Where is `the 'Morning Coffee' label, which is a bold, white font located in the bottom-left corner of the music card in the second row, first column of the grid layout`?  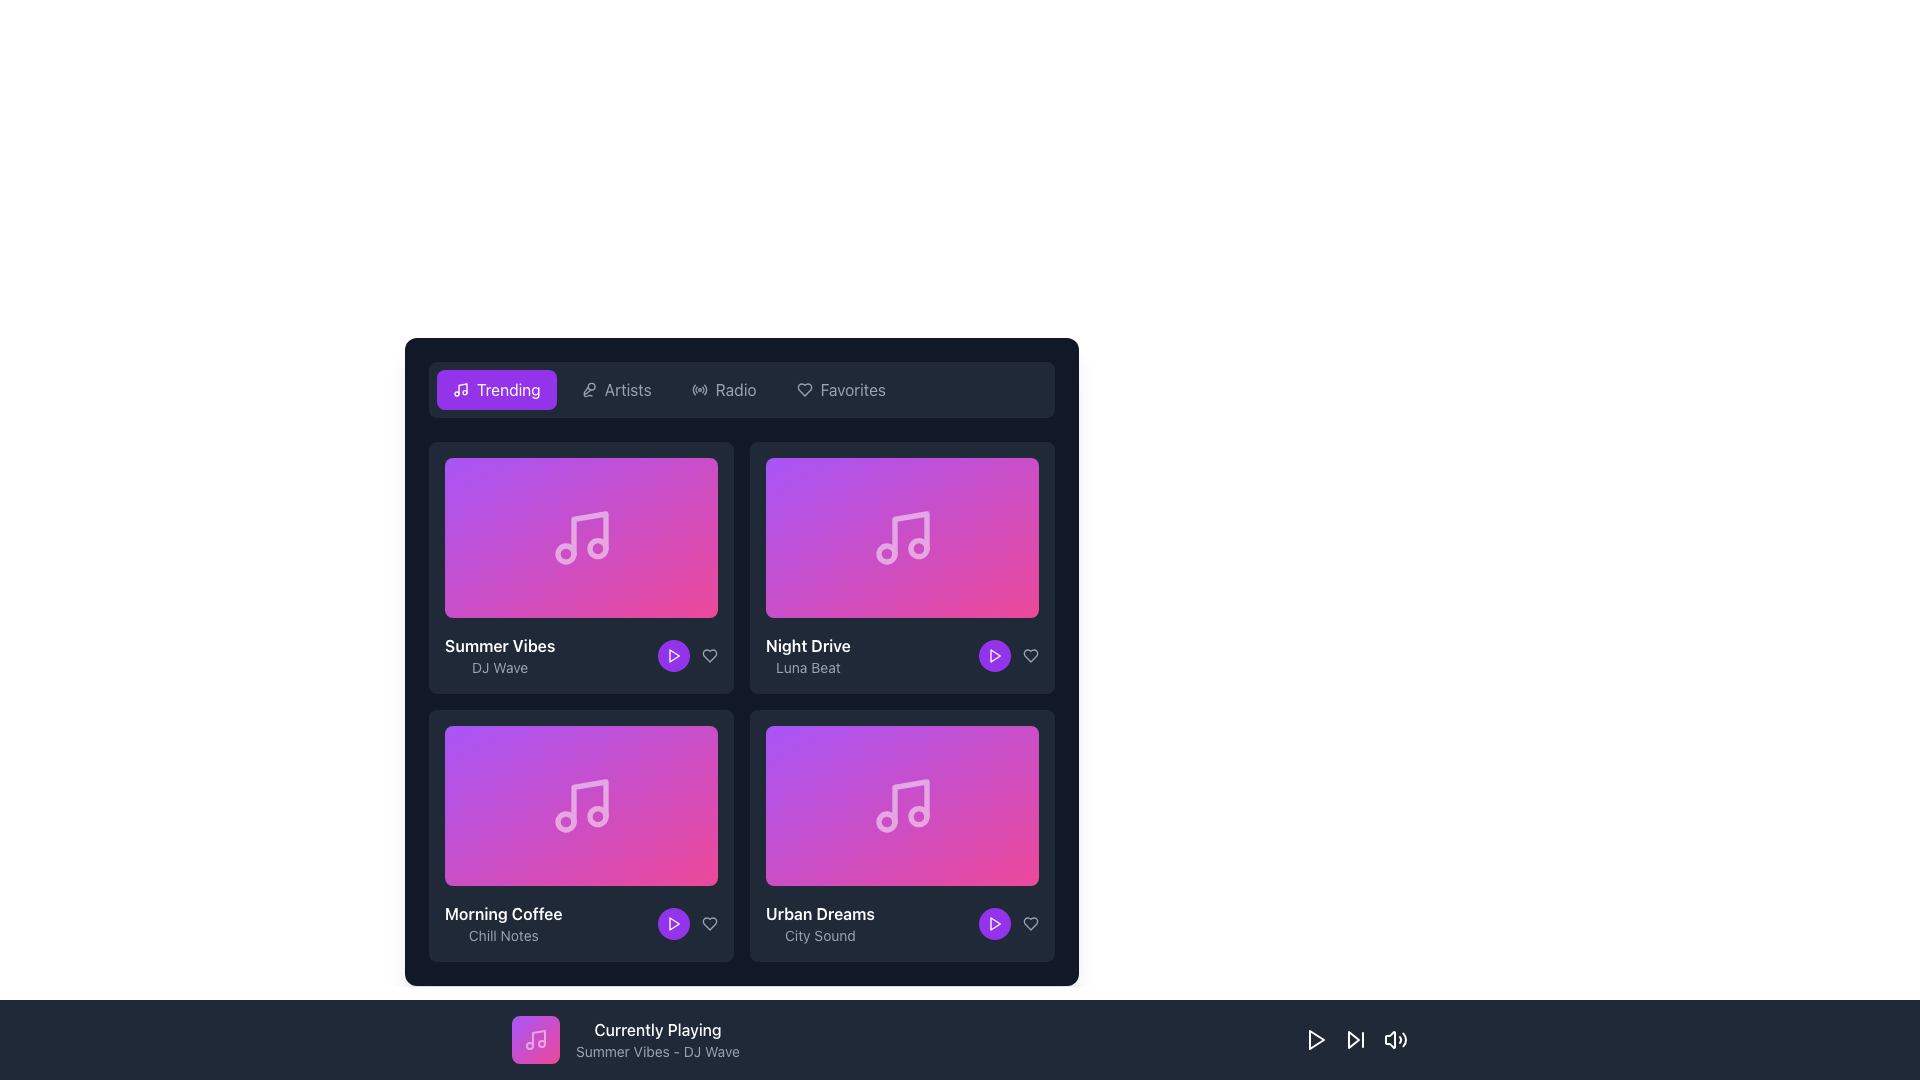 the 'Morning Coffee' label, which is a bold, white font located in the bottom-left corner of the music card in the second row, first column of the grid layout is located at coordinates (503, 914).